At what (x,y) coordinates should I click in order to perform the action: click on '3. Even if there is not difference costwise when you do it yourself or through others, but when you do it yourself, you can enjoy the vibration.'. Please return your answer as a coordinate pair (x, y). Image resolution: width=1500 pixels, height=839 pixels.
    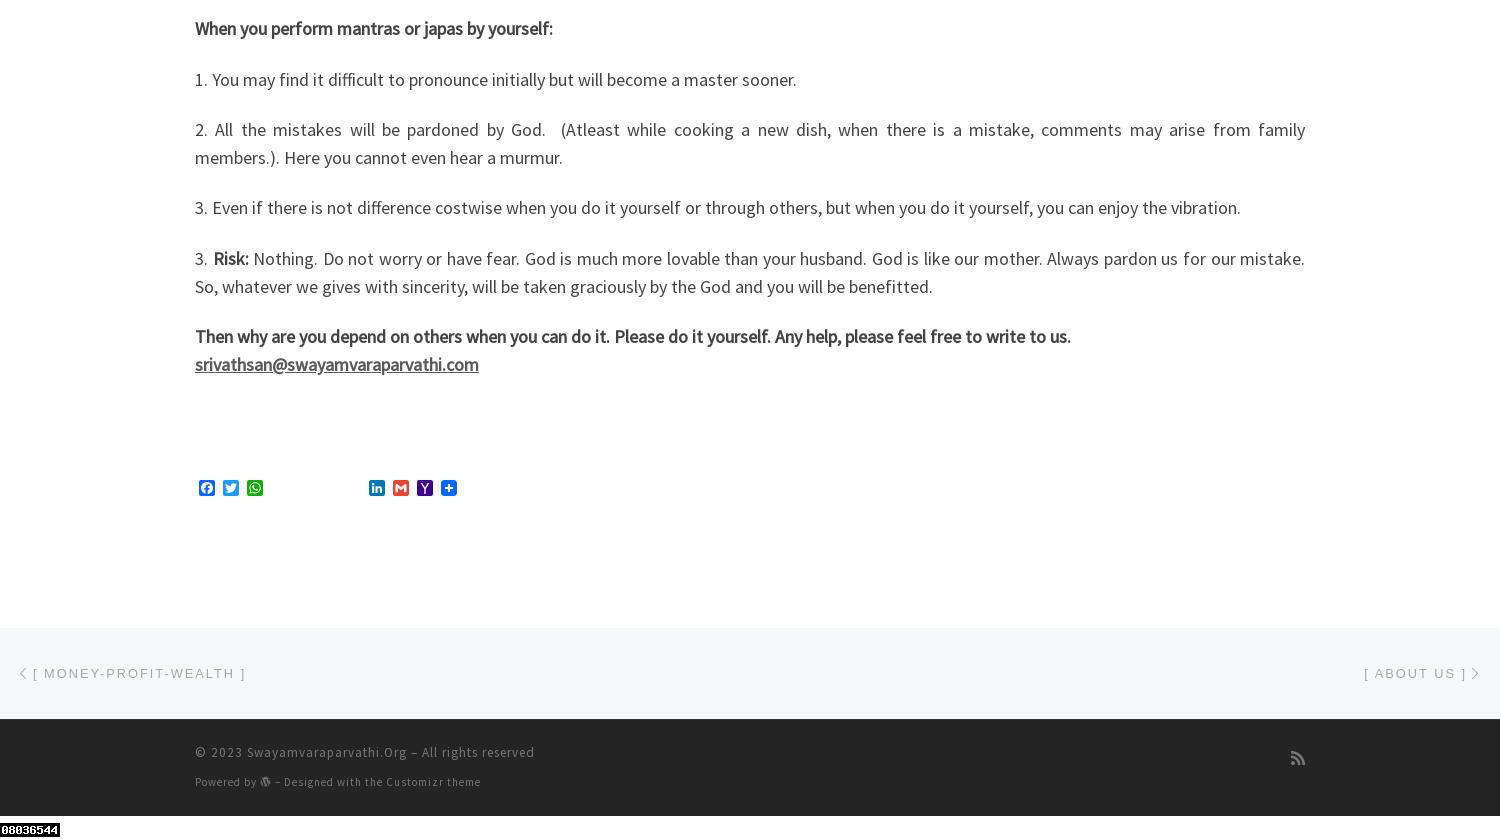
    Looking at the image, I should click on (717, 207).